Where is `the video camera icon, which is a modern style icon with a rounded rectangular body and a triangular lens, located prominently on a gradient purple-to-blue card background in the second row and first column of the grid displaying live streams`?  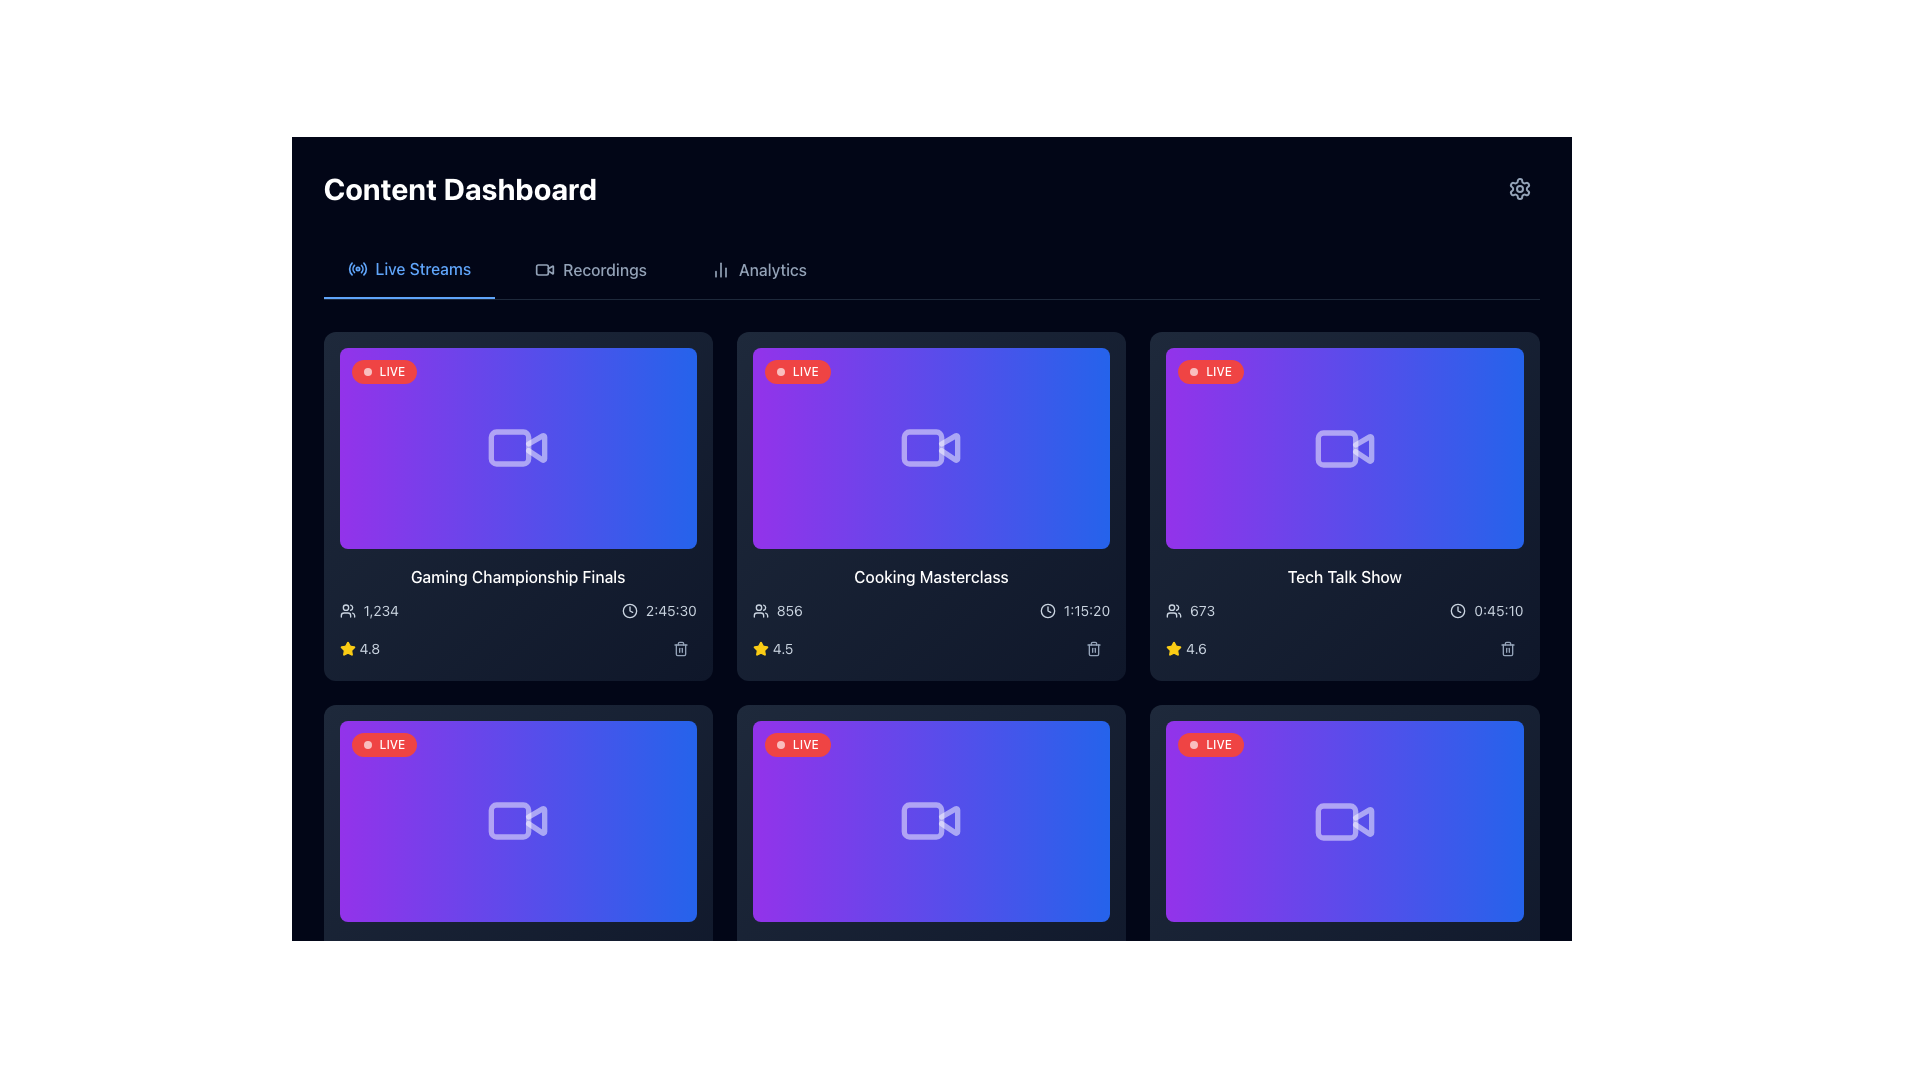 the video camera icon, which is a modern style icon with a rounded rectangular body and a triangular lens, located prominently on a gradient purple-to-blue card background in the second row and first column of the grid displaying live streams is located at coordinates (518, 821).